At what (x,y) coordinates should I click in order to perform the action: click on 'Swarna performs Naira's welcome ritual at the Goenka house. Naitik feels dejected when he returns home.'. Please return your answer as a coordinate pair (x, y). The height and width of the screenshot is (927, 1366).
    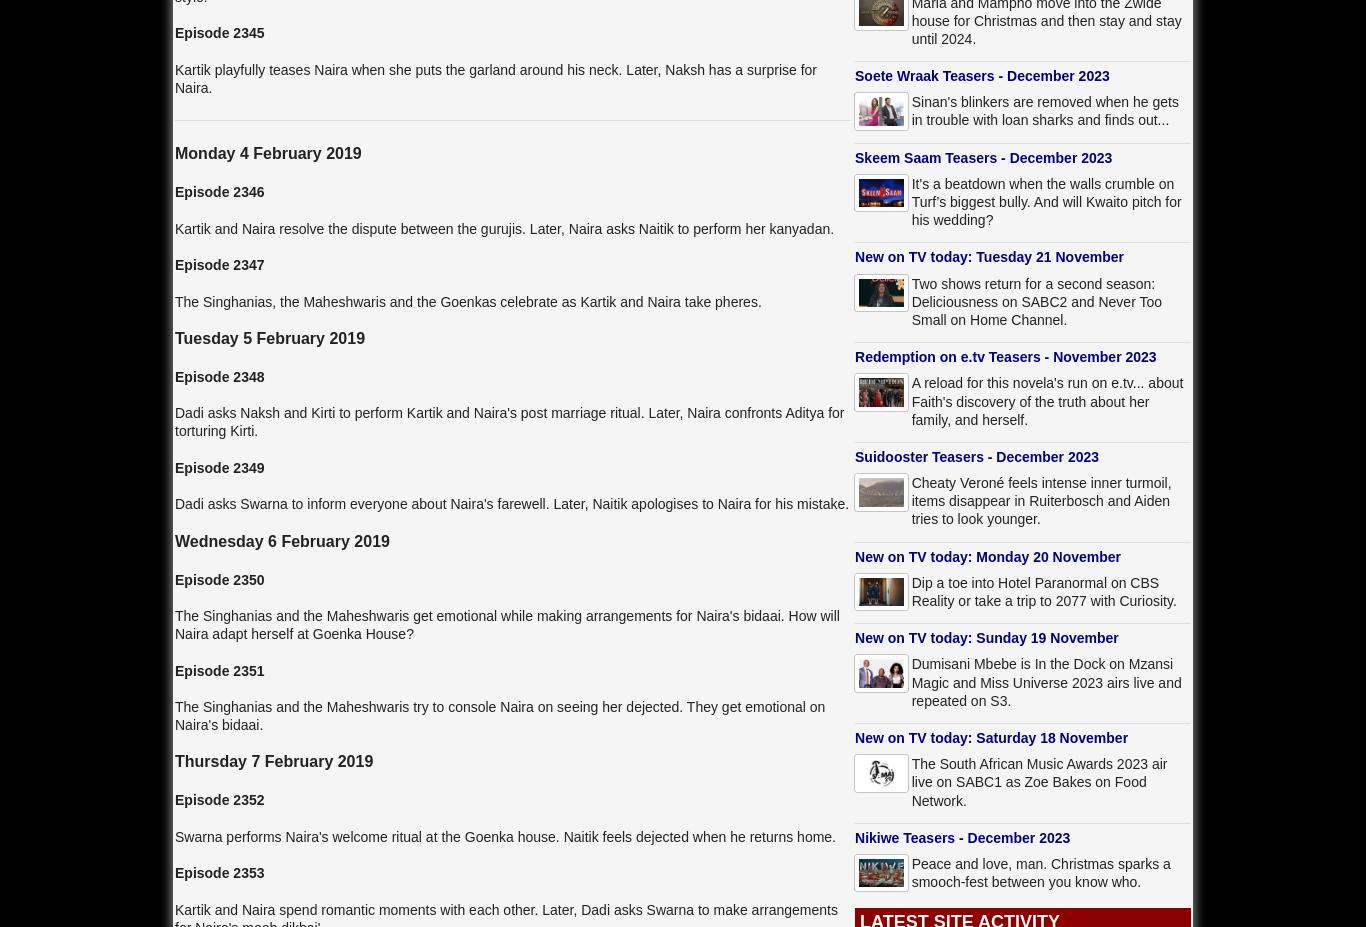
    Looking at the image, I should click on (505, 835).